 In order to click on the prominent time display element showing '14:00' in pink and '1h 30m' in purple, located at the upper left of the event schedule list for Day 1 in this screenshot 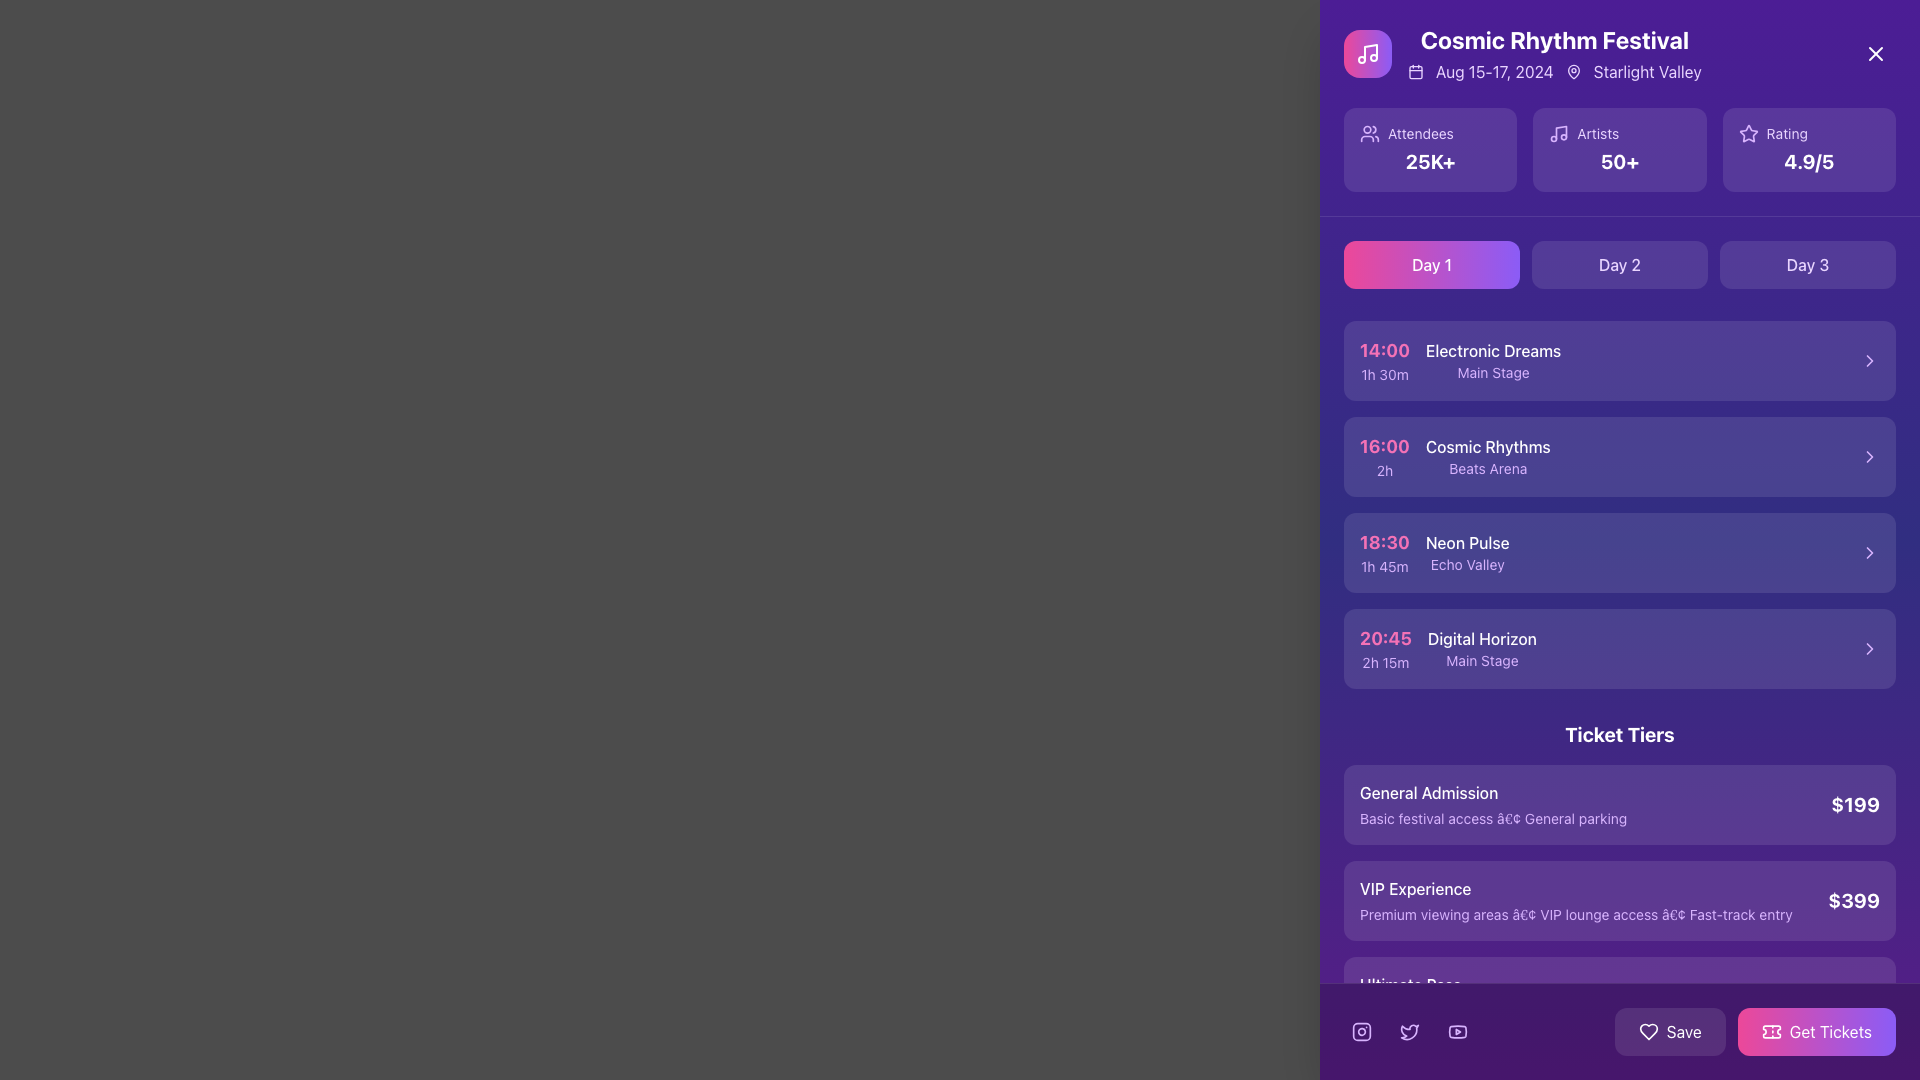, I will do `click(1383, 361)`.